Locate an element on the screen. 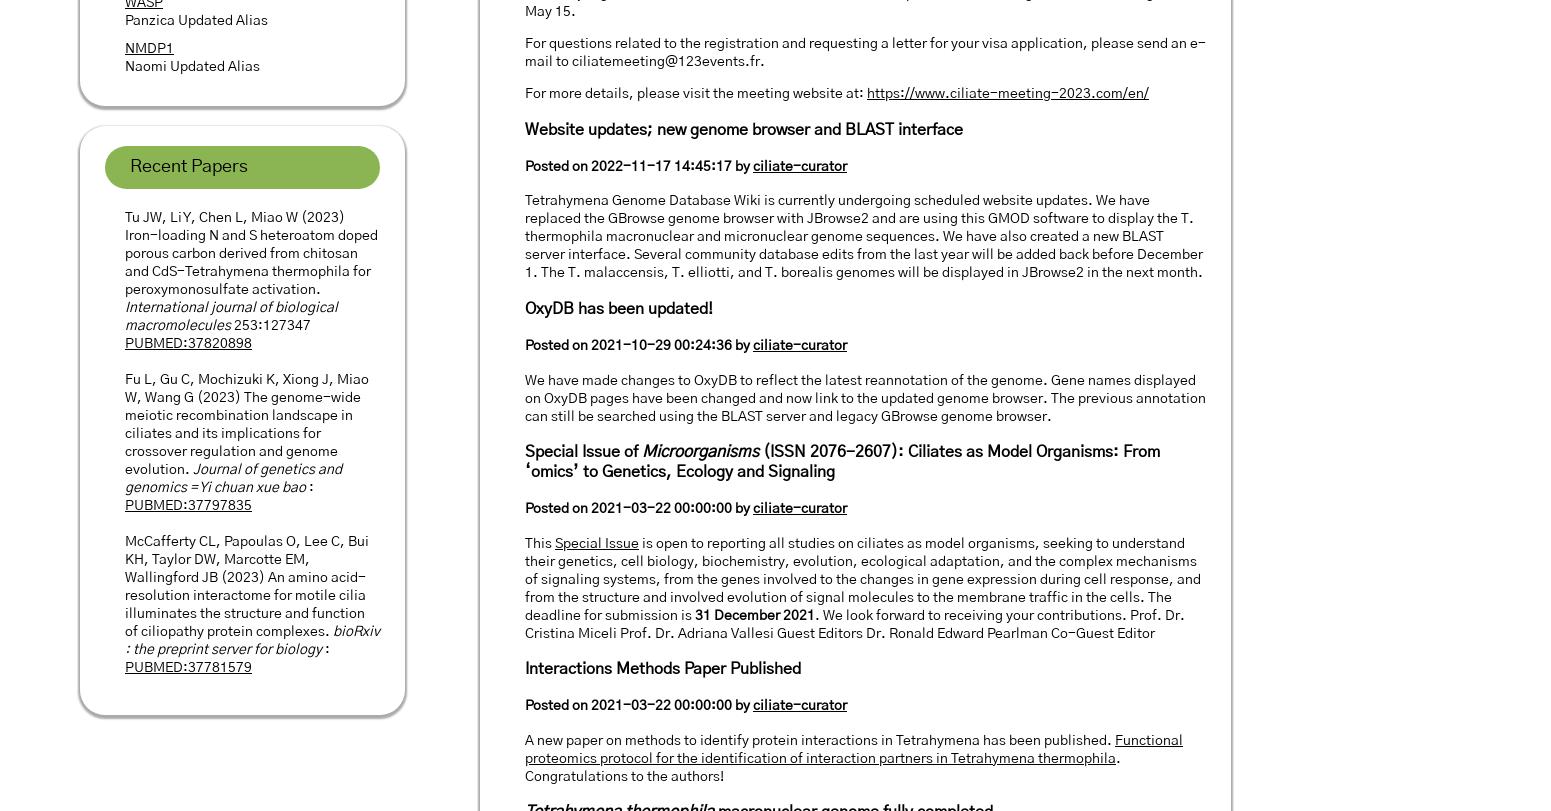 This screenshot has width=1551, height=811. 'Functional proteomics protocol for the identification of interaction partners in Tetrahymena thermophila' is located at coordinates (852, 748).